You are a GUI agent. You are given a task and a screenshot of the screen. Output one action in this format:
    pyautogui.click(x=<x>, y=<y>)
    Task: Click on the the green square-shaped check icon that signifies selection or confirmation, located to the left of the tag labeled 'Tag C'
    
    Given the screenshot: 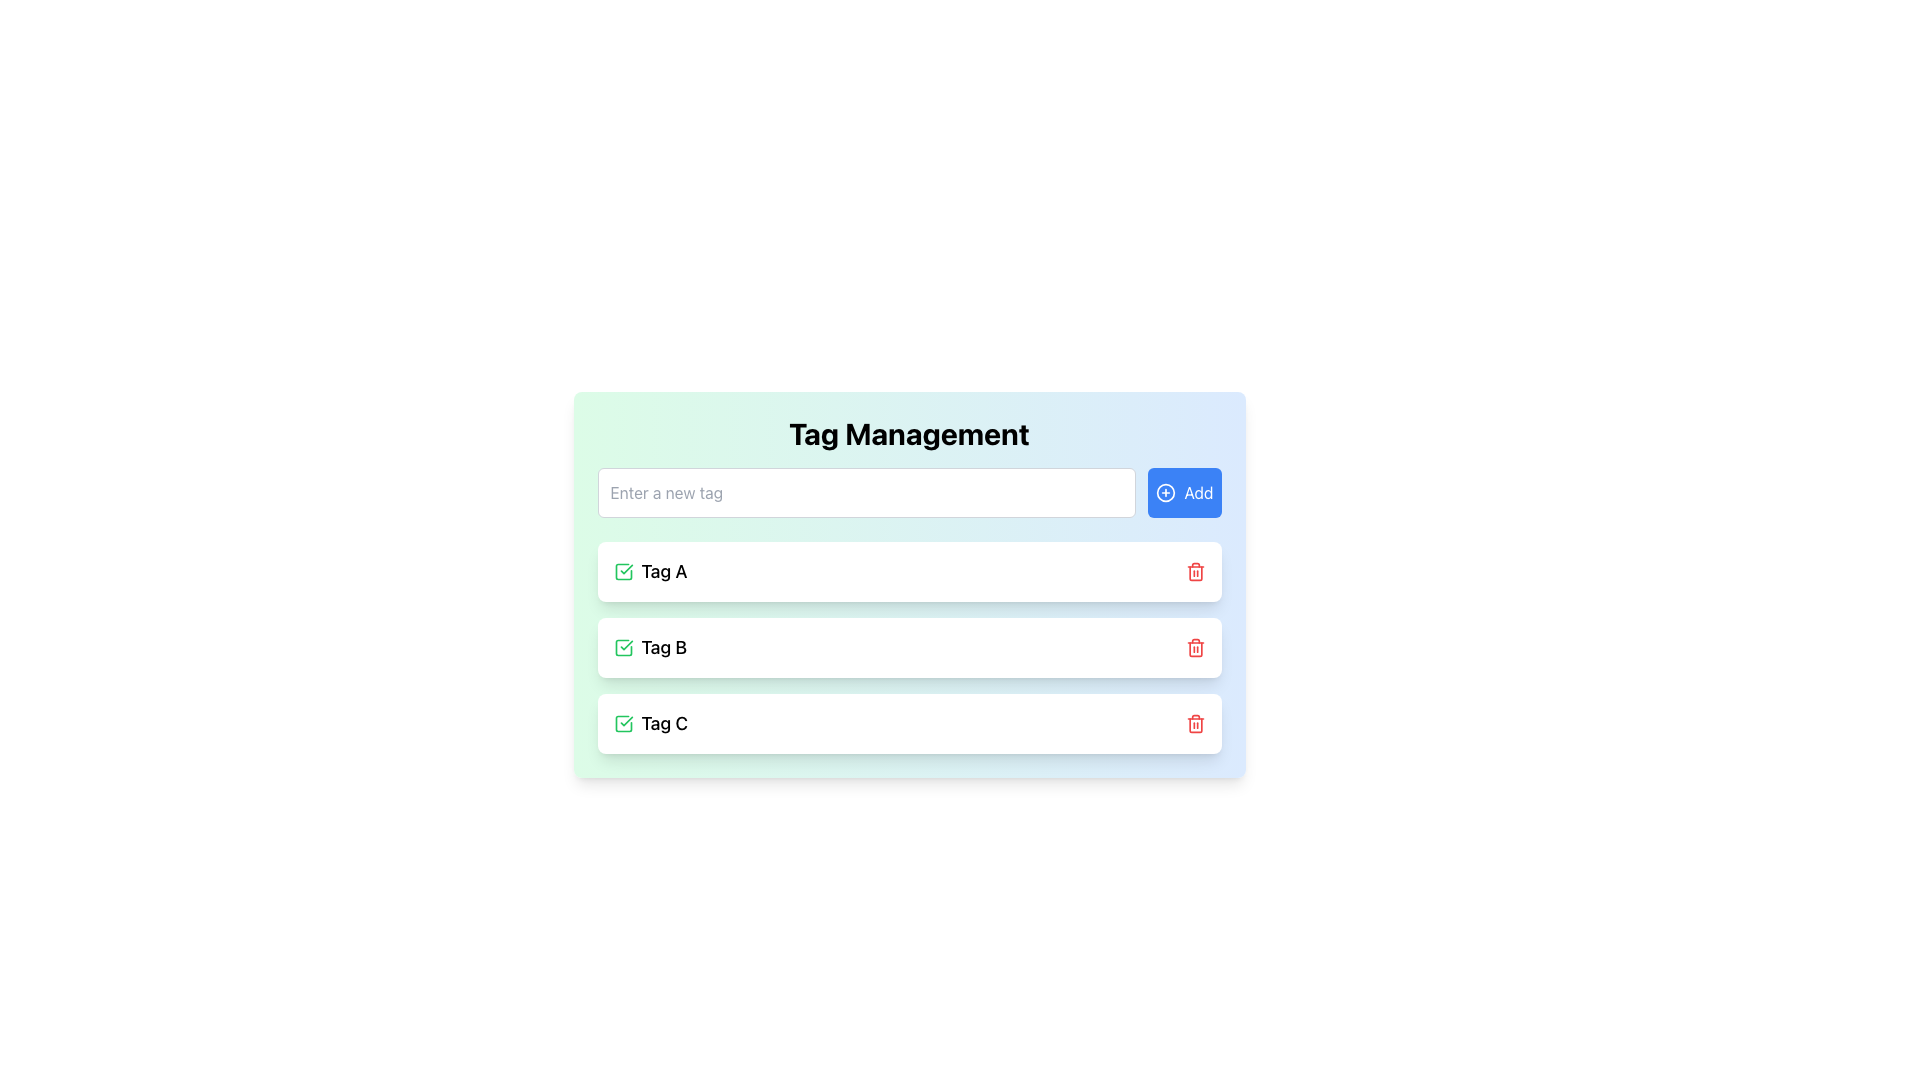 What is the action you would take?
    pyautogui.click(x=622, y=724)
    